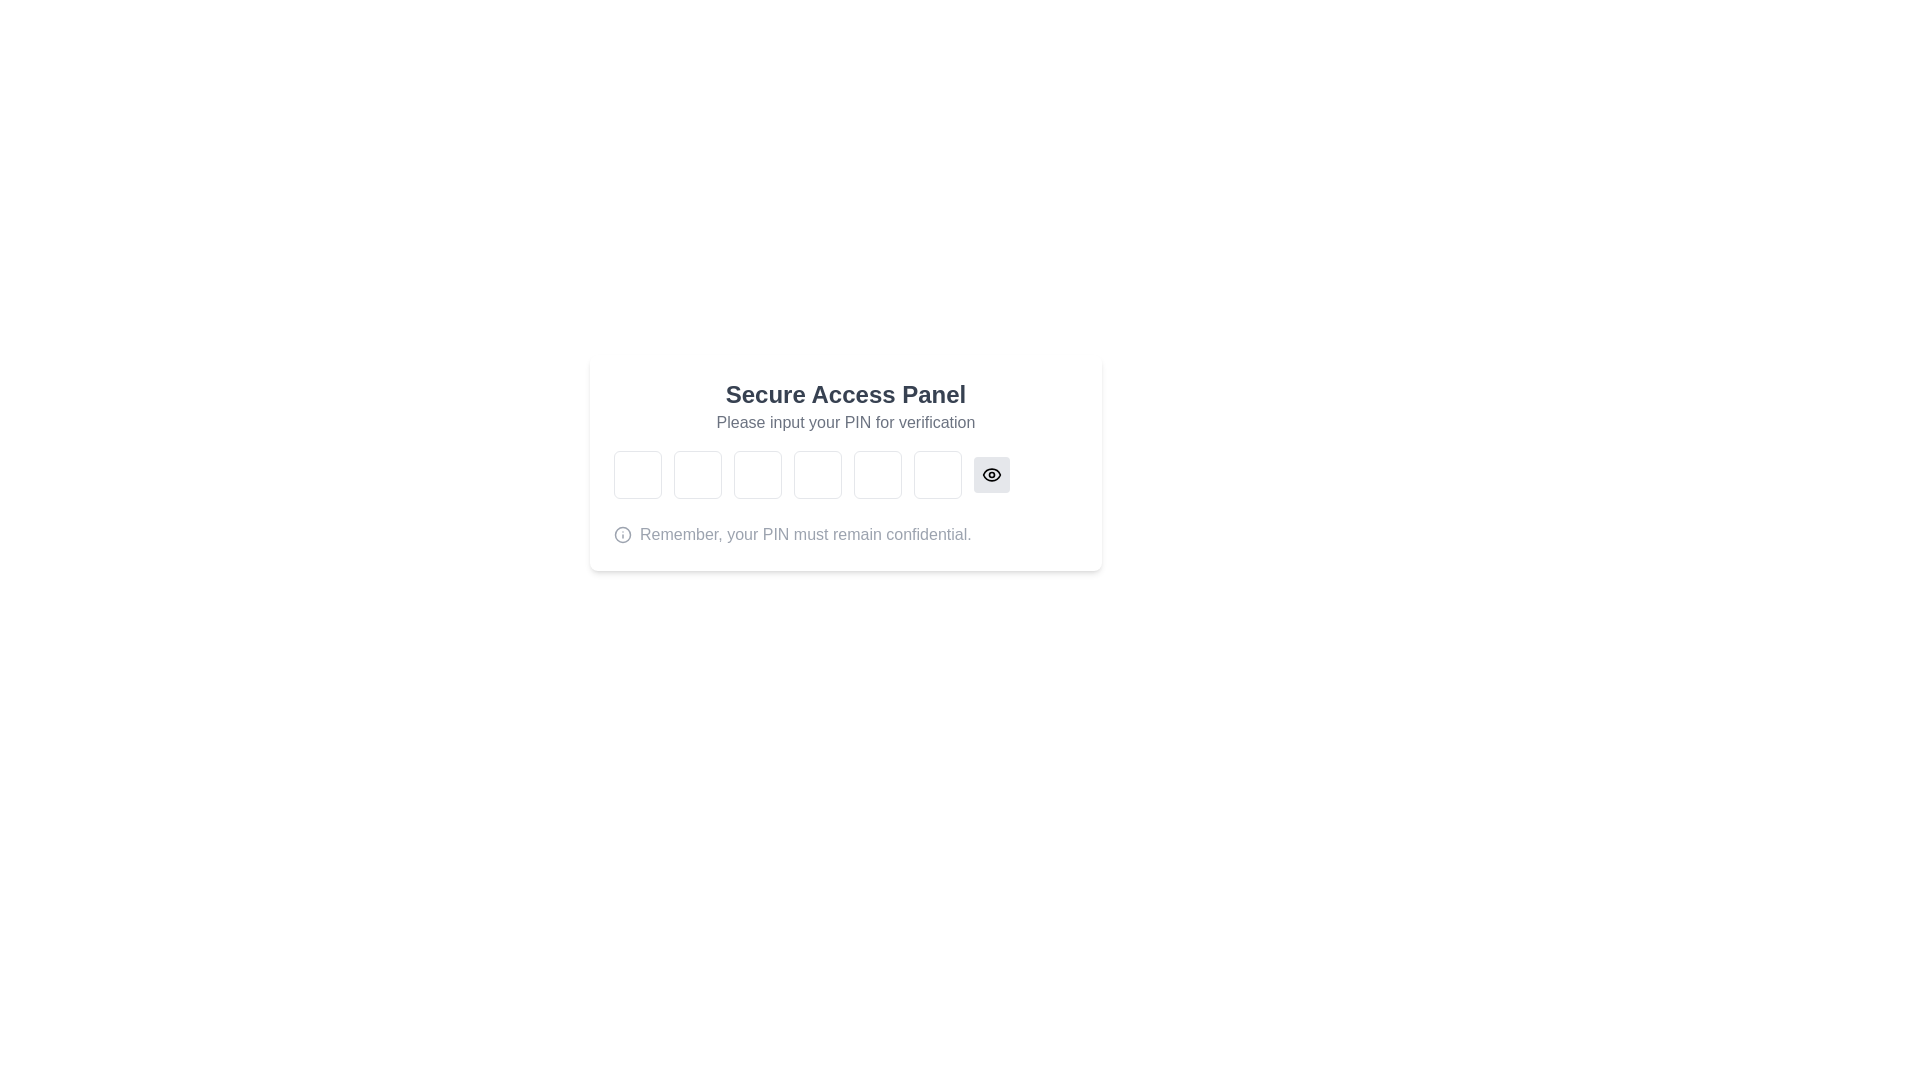  I want to click on the circular outline SVG element that is part of the information icon, located next to the text 'Remember, your PIN must remain confidential.', so click(622, 534).